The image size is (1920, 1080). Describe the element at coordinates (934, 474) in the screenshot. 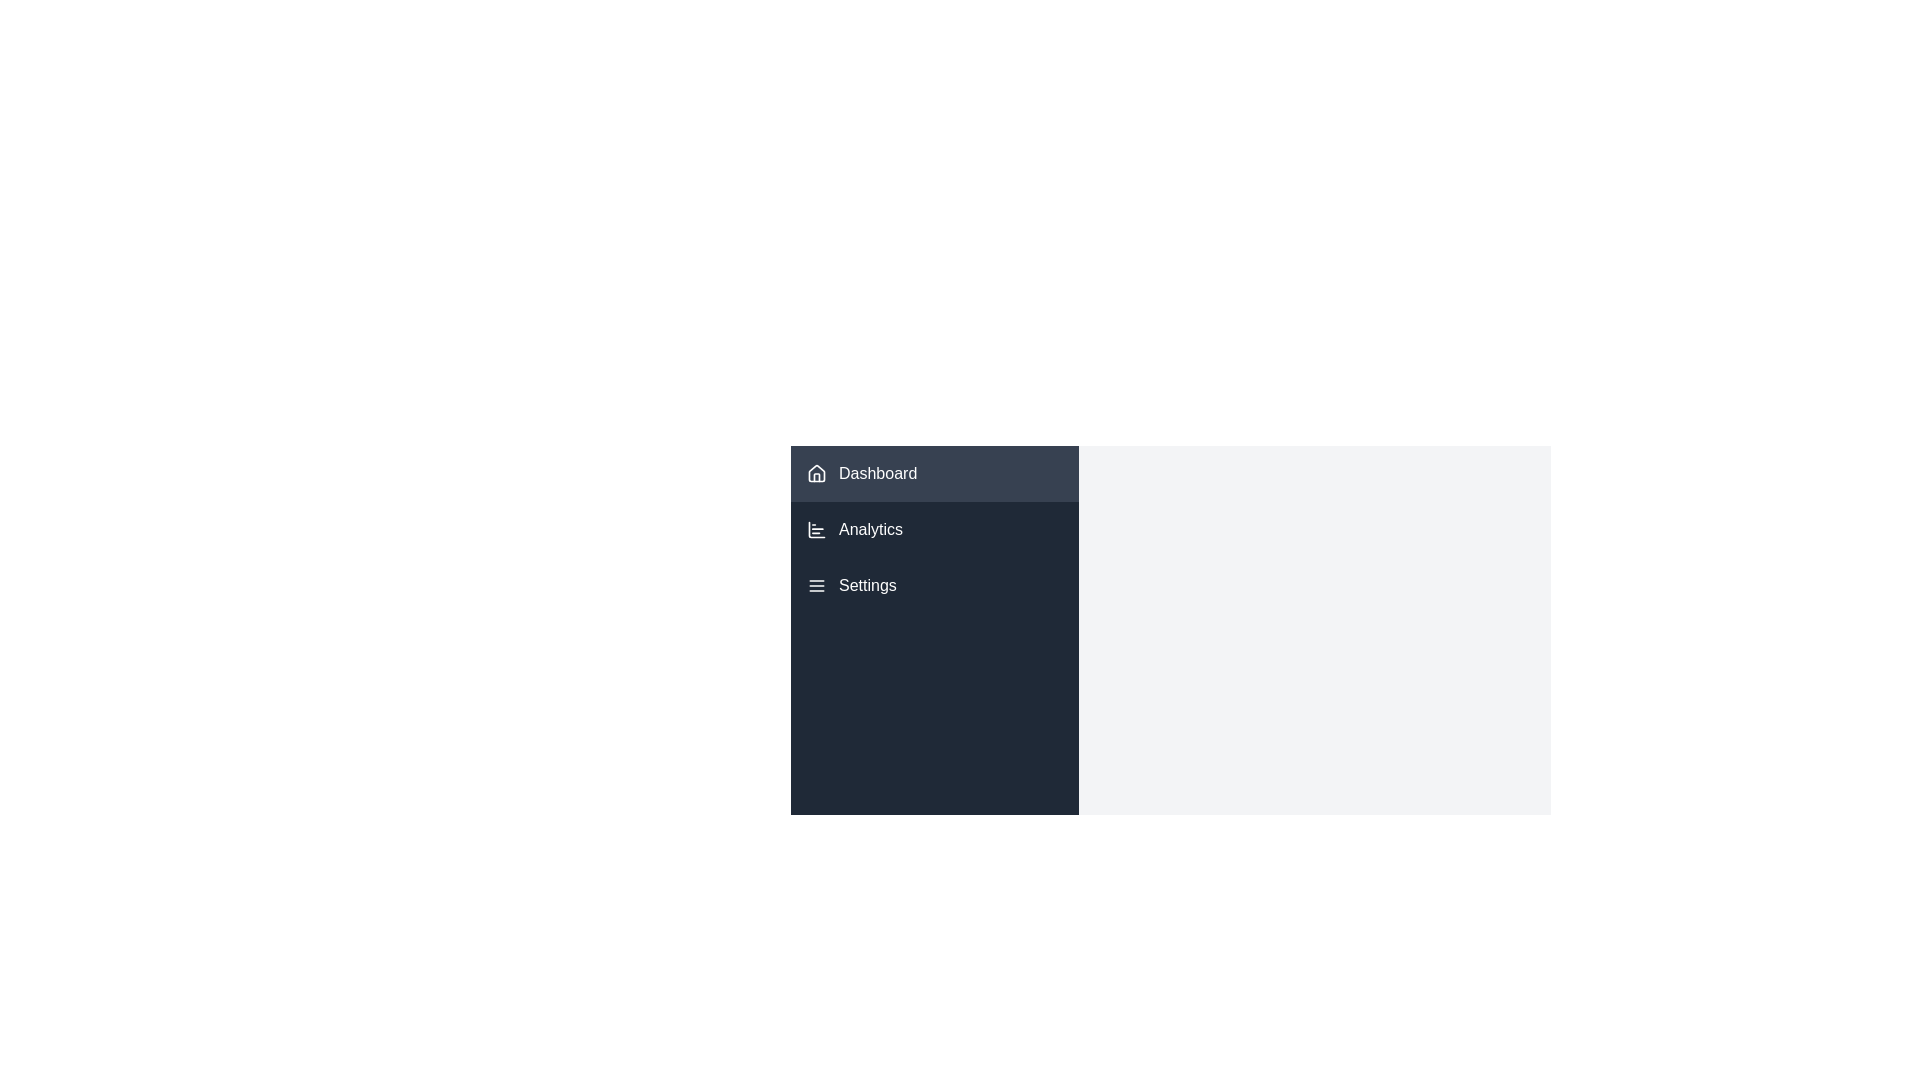

I see `the 'Dashboard' button located in the vertical menu on the left panel of the interface` at that location.